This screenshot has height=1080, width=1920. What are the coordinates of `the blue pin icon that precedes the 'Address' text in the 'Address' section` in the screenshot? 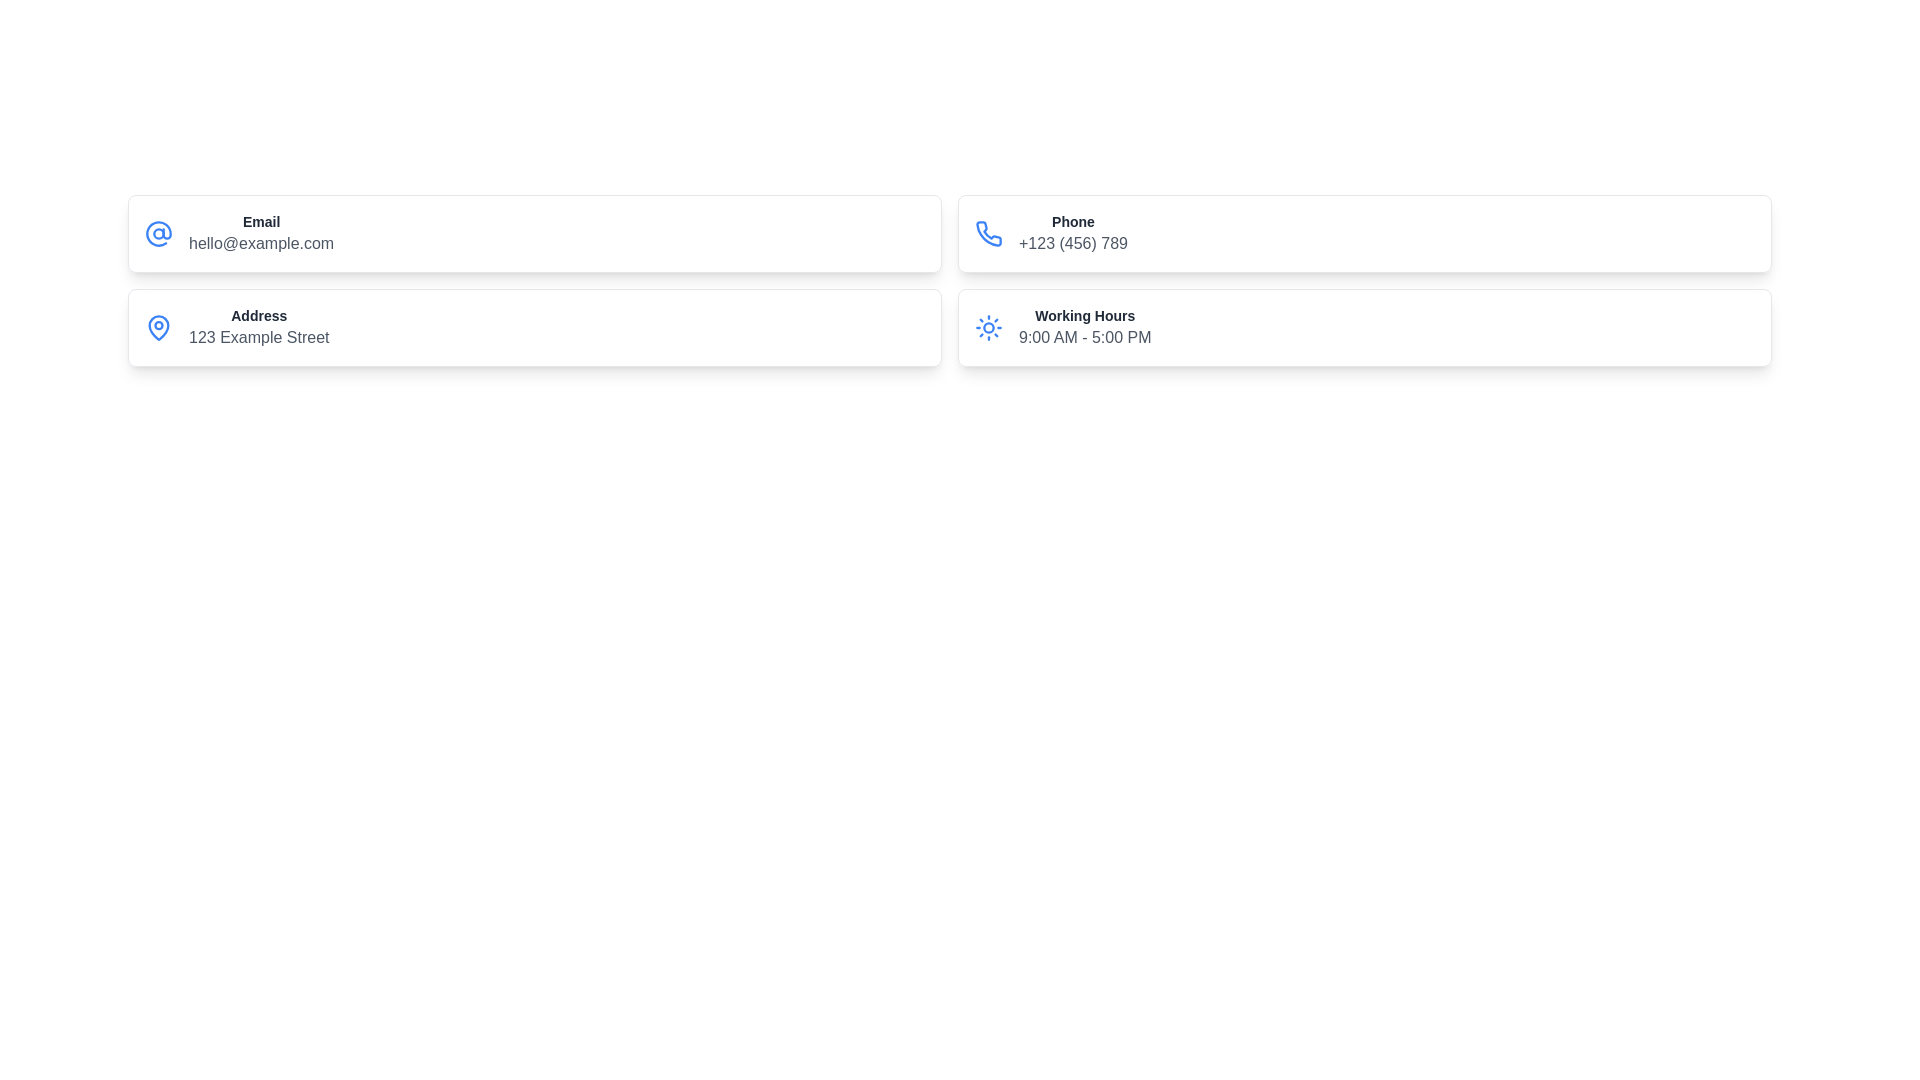 It's located at (157, 326).